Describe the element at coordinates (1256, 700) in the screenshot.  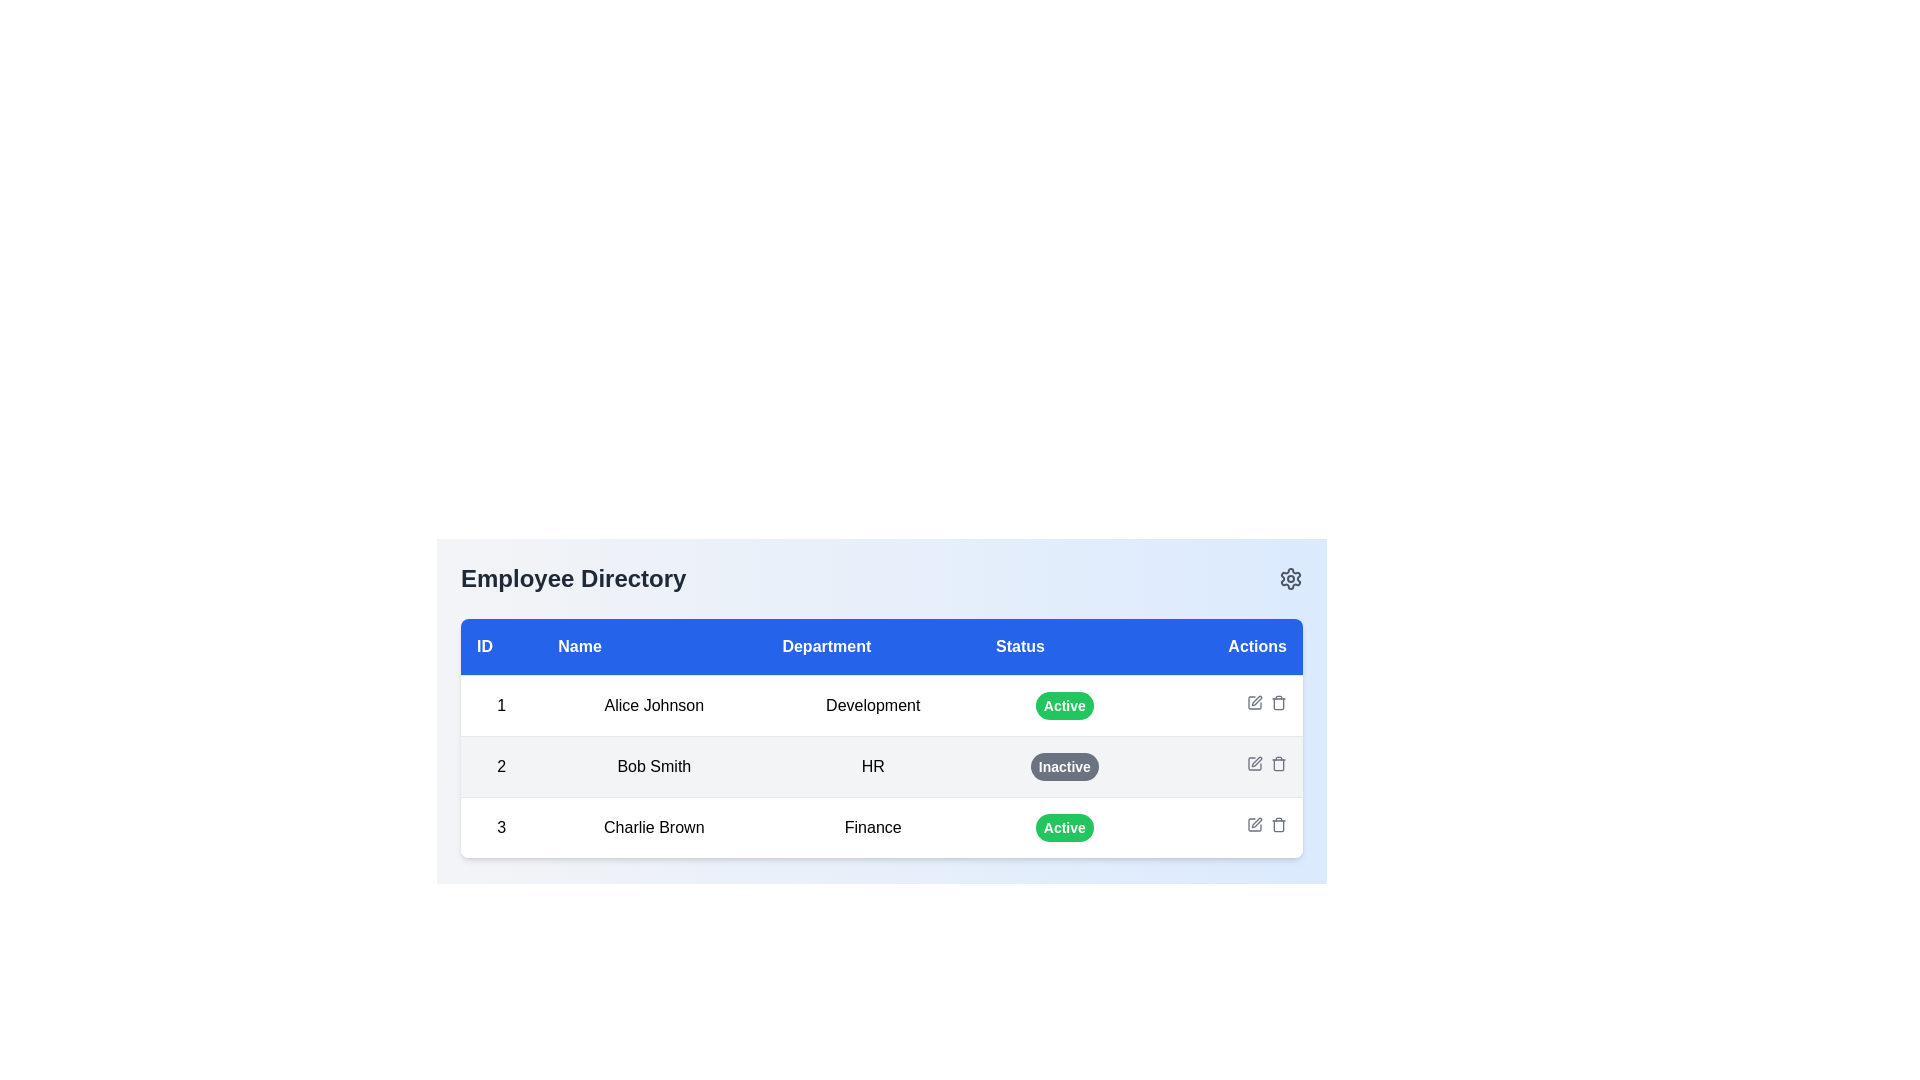
I see `the Edit button icon, which is a pen-shaped icon located in the Actions column of the second row in the employee directory table` at that location.